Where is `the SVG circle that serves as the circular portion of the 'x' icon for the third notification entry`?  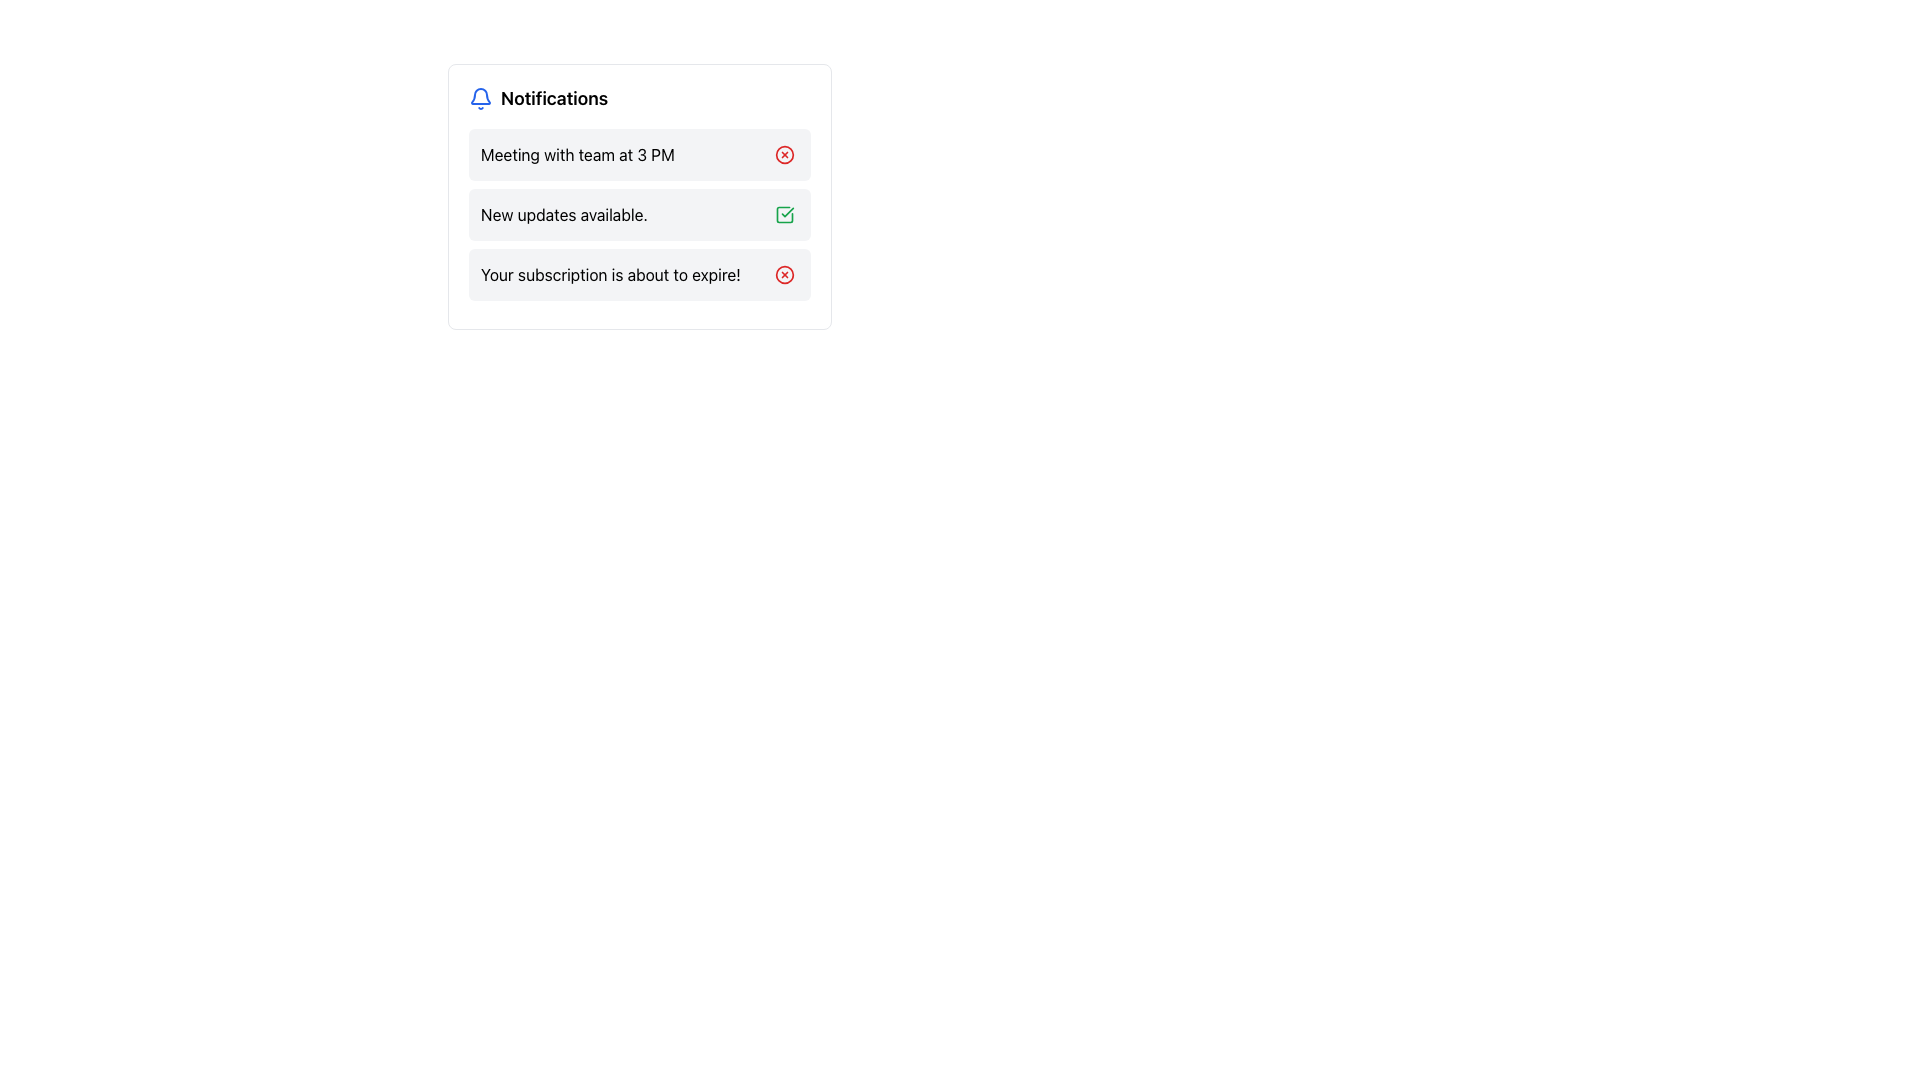
the SVG circle that serves as the circular portion of the 'x' icon for the third notification entry is located at coordinates (784, 274).